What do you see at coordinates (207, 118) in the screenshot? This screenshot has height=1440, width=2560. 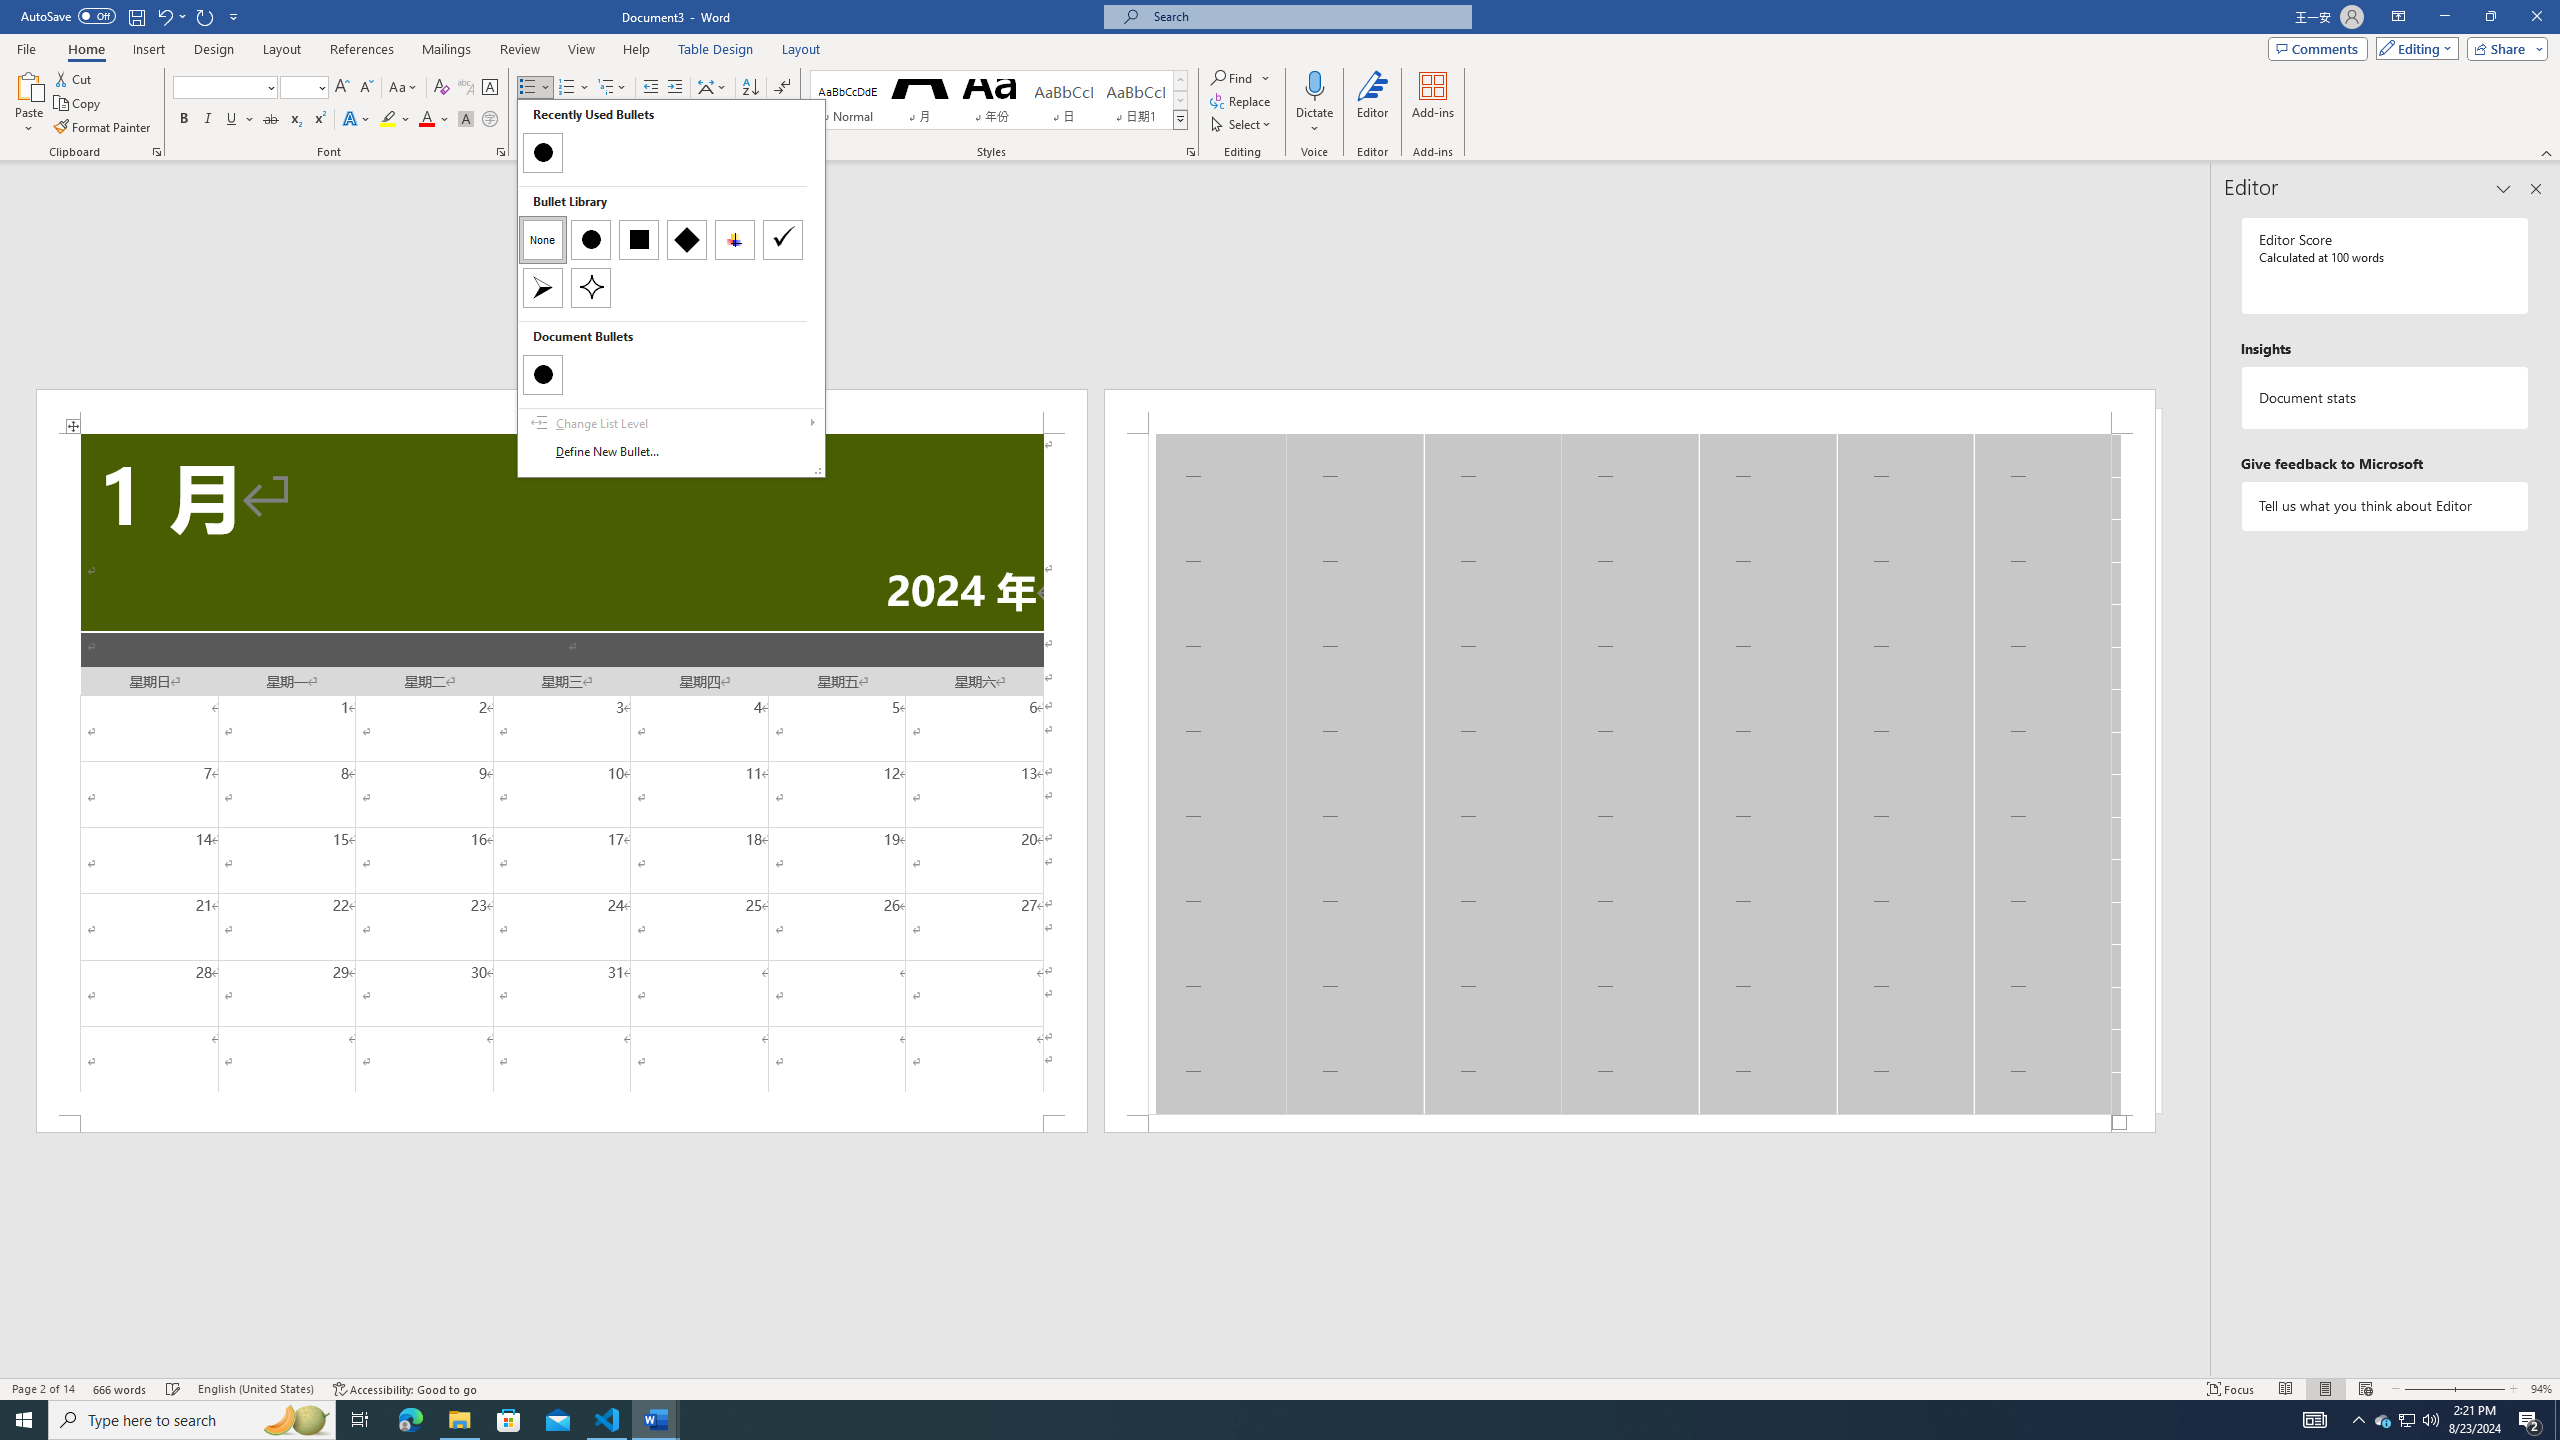 I see `'Italic'` at bounding box center [207, 118].